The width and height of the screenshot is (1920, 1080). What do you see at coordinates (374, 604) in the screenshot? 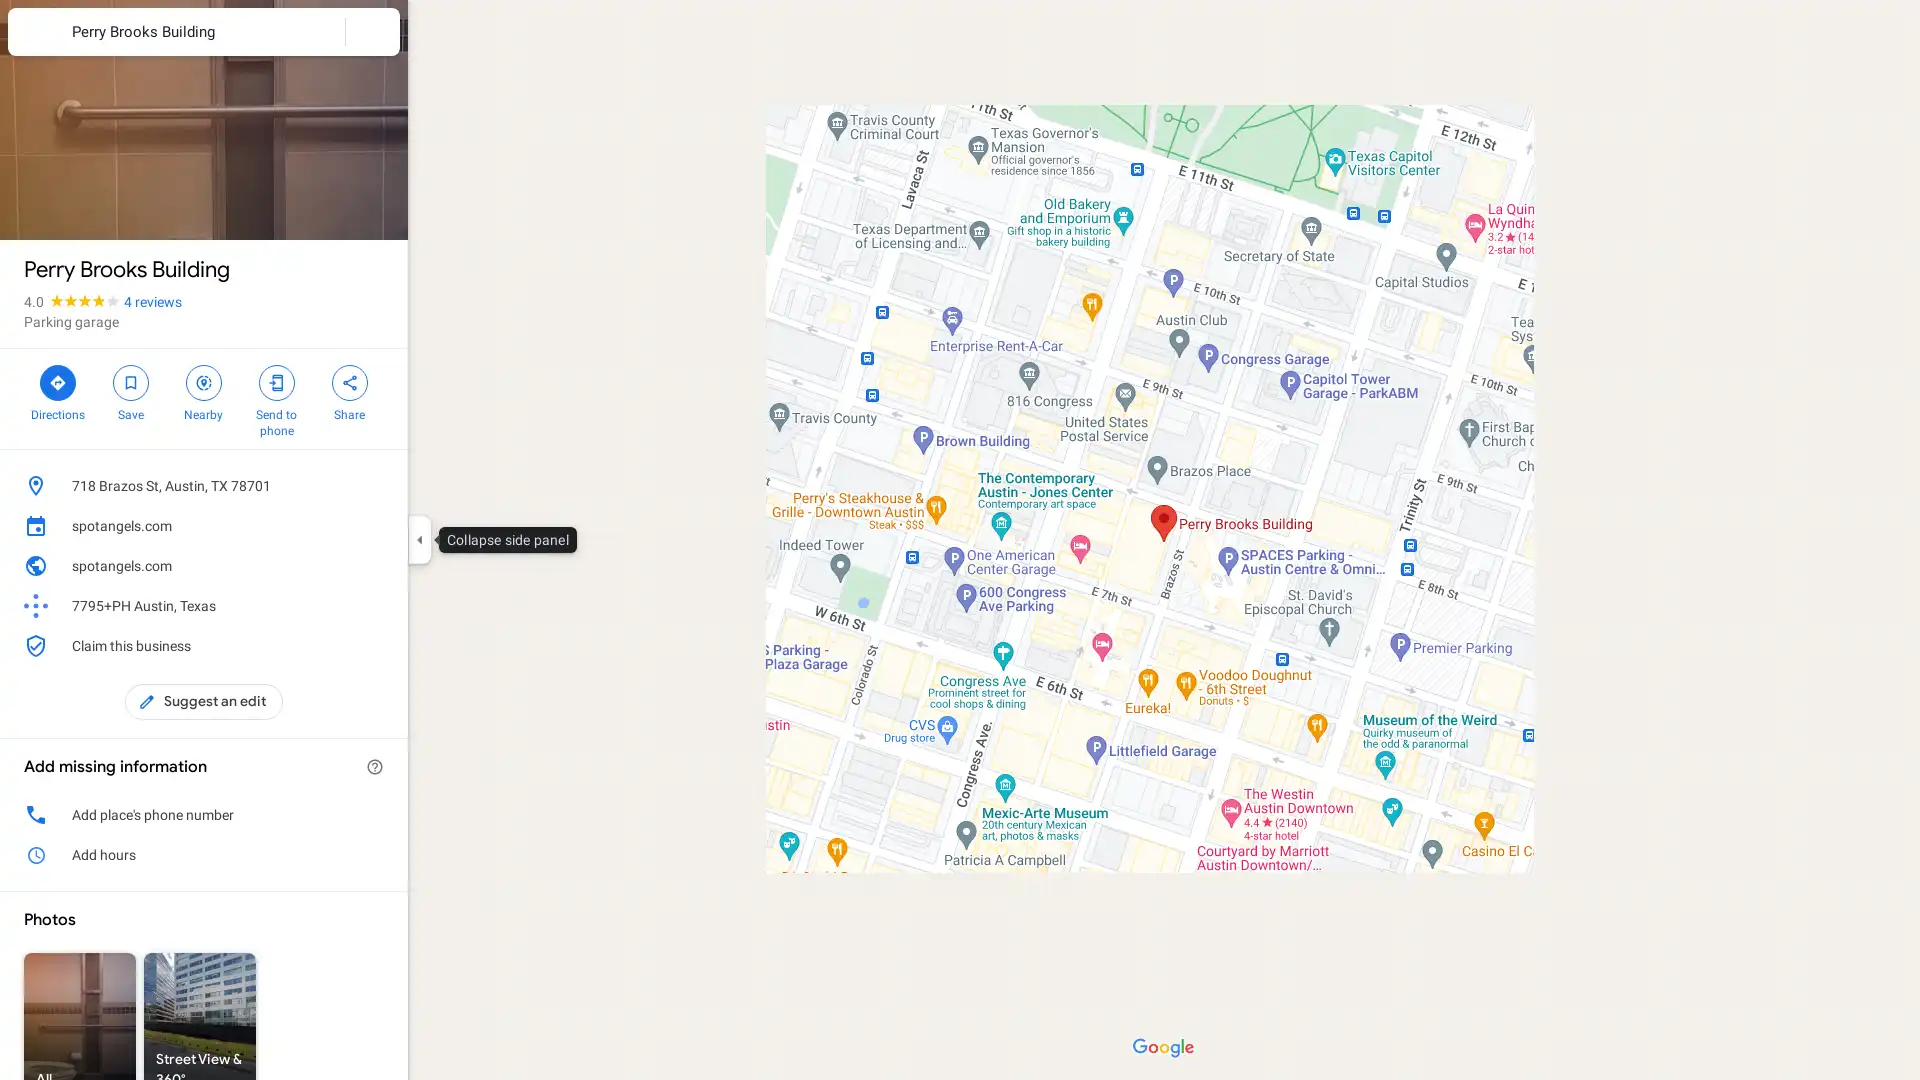
I see `Learn more about plus codes` at bounding box center [374, 604].